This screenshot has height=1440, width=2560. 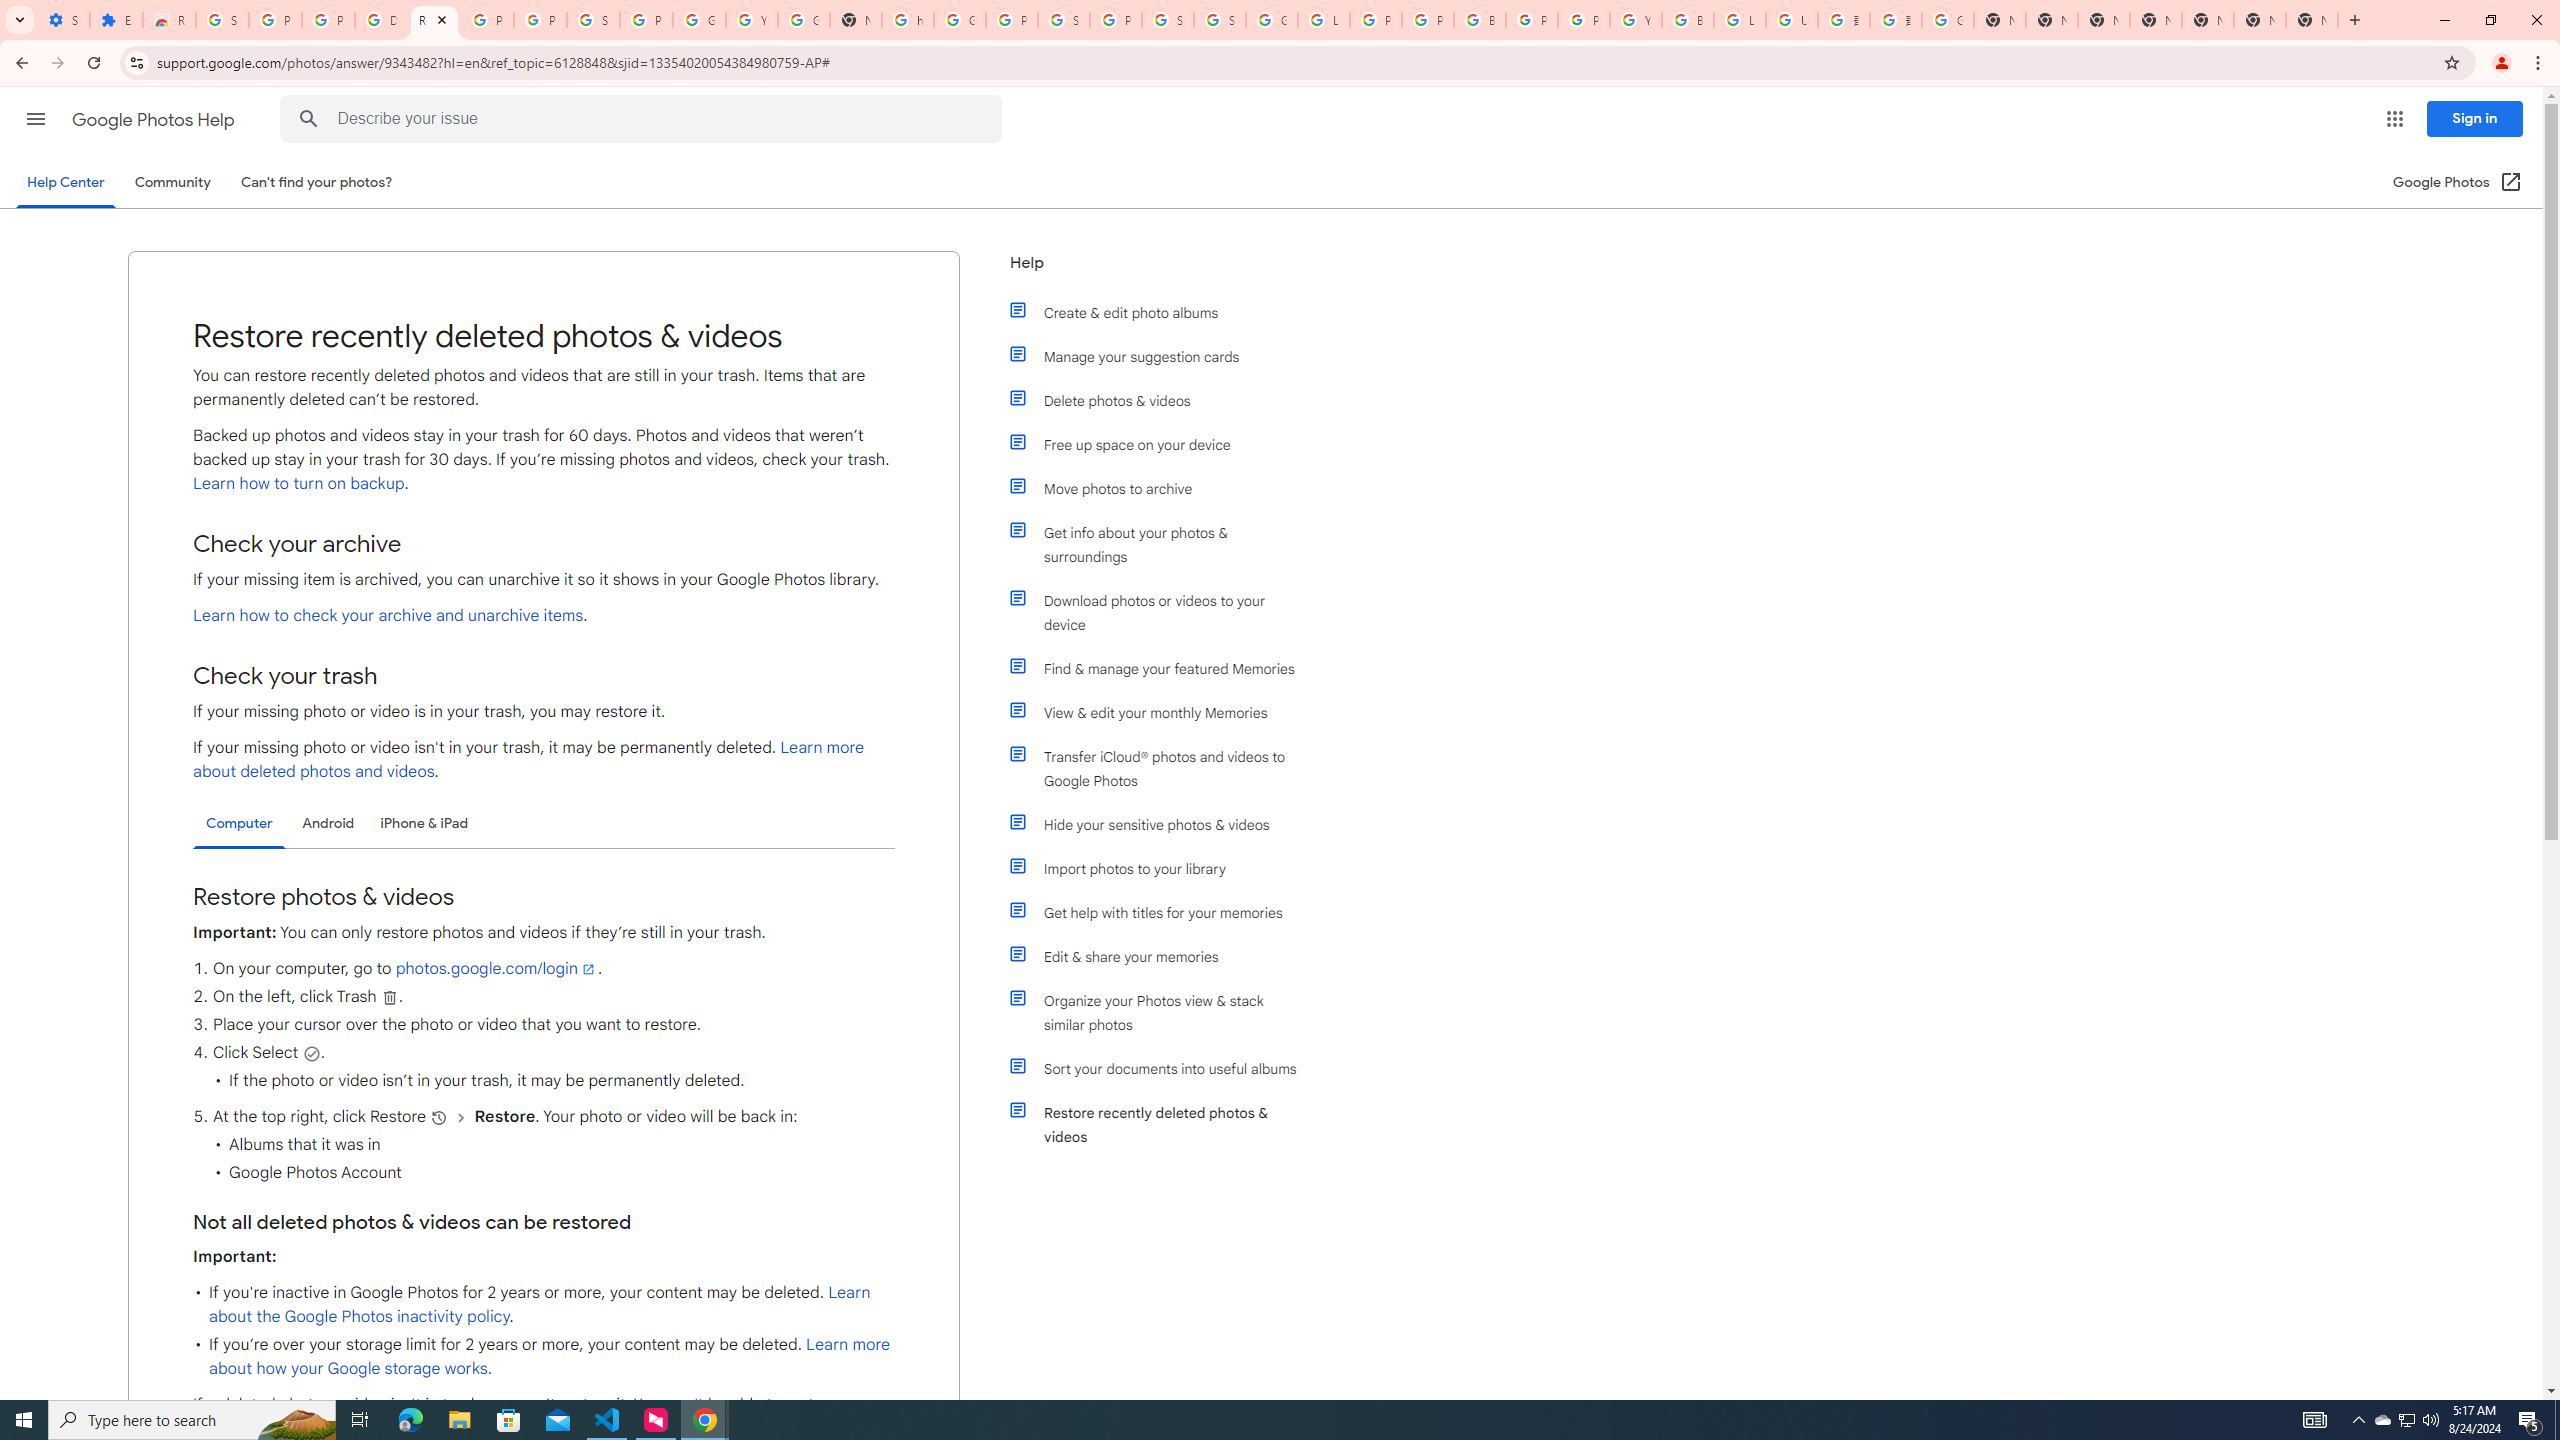 I want to click on 'Learn more about how your Google storage works', so click(x=550, y=1356).